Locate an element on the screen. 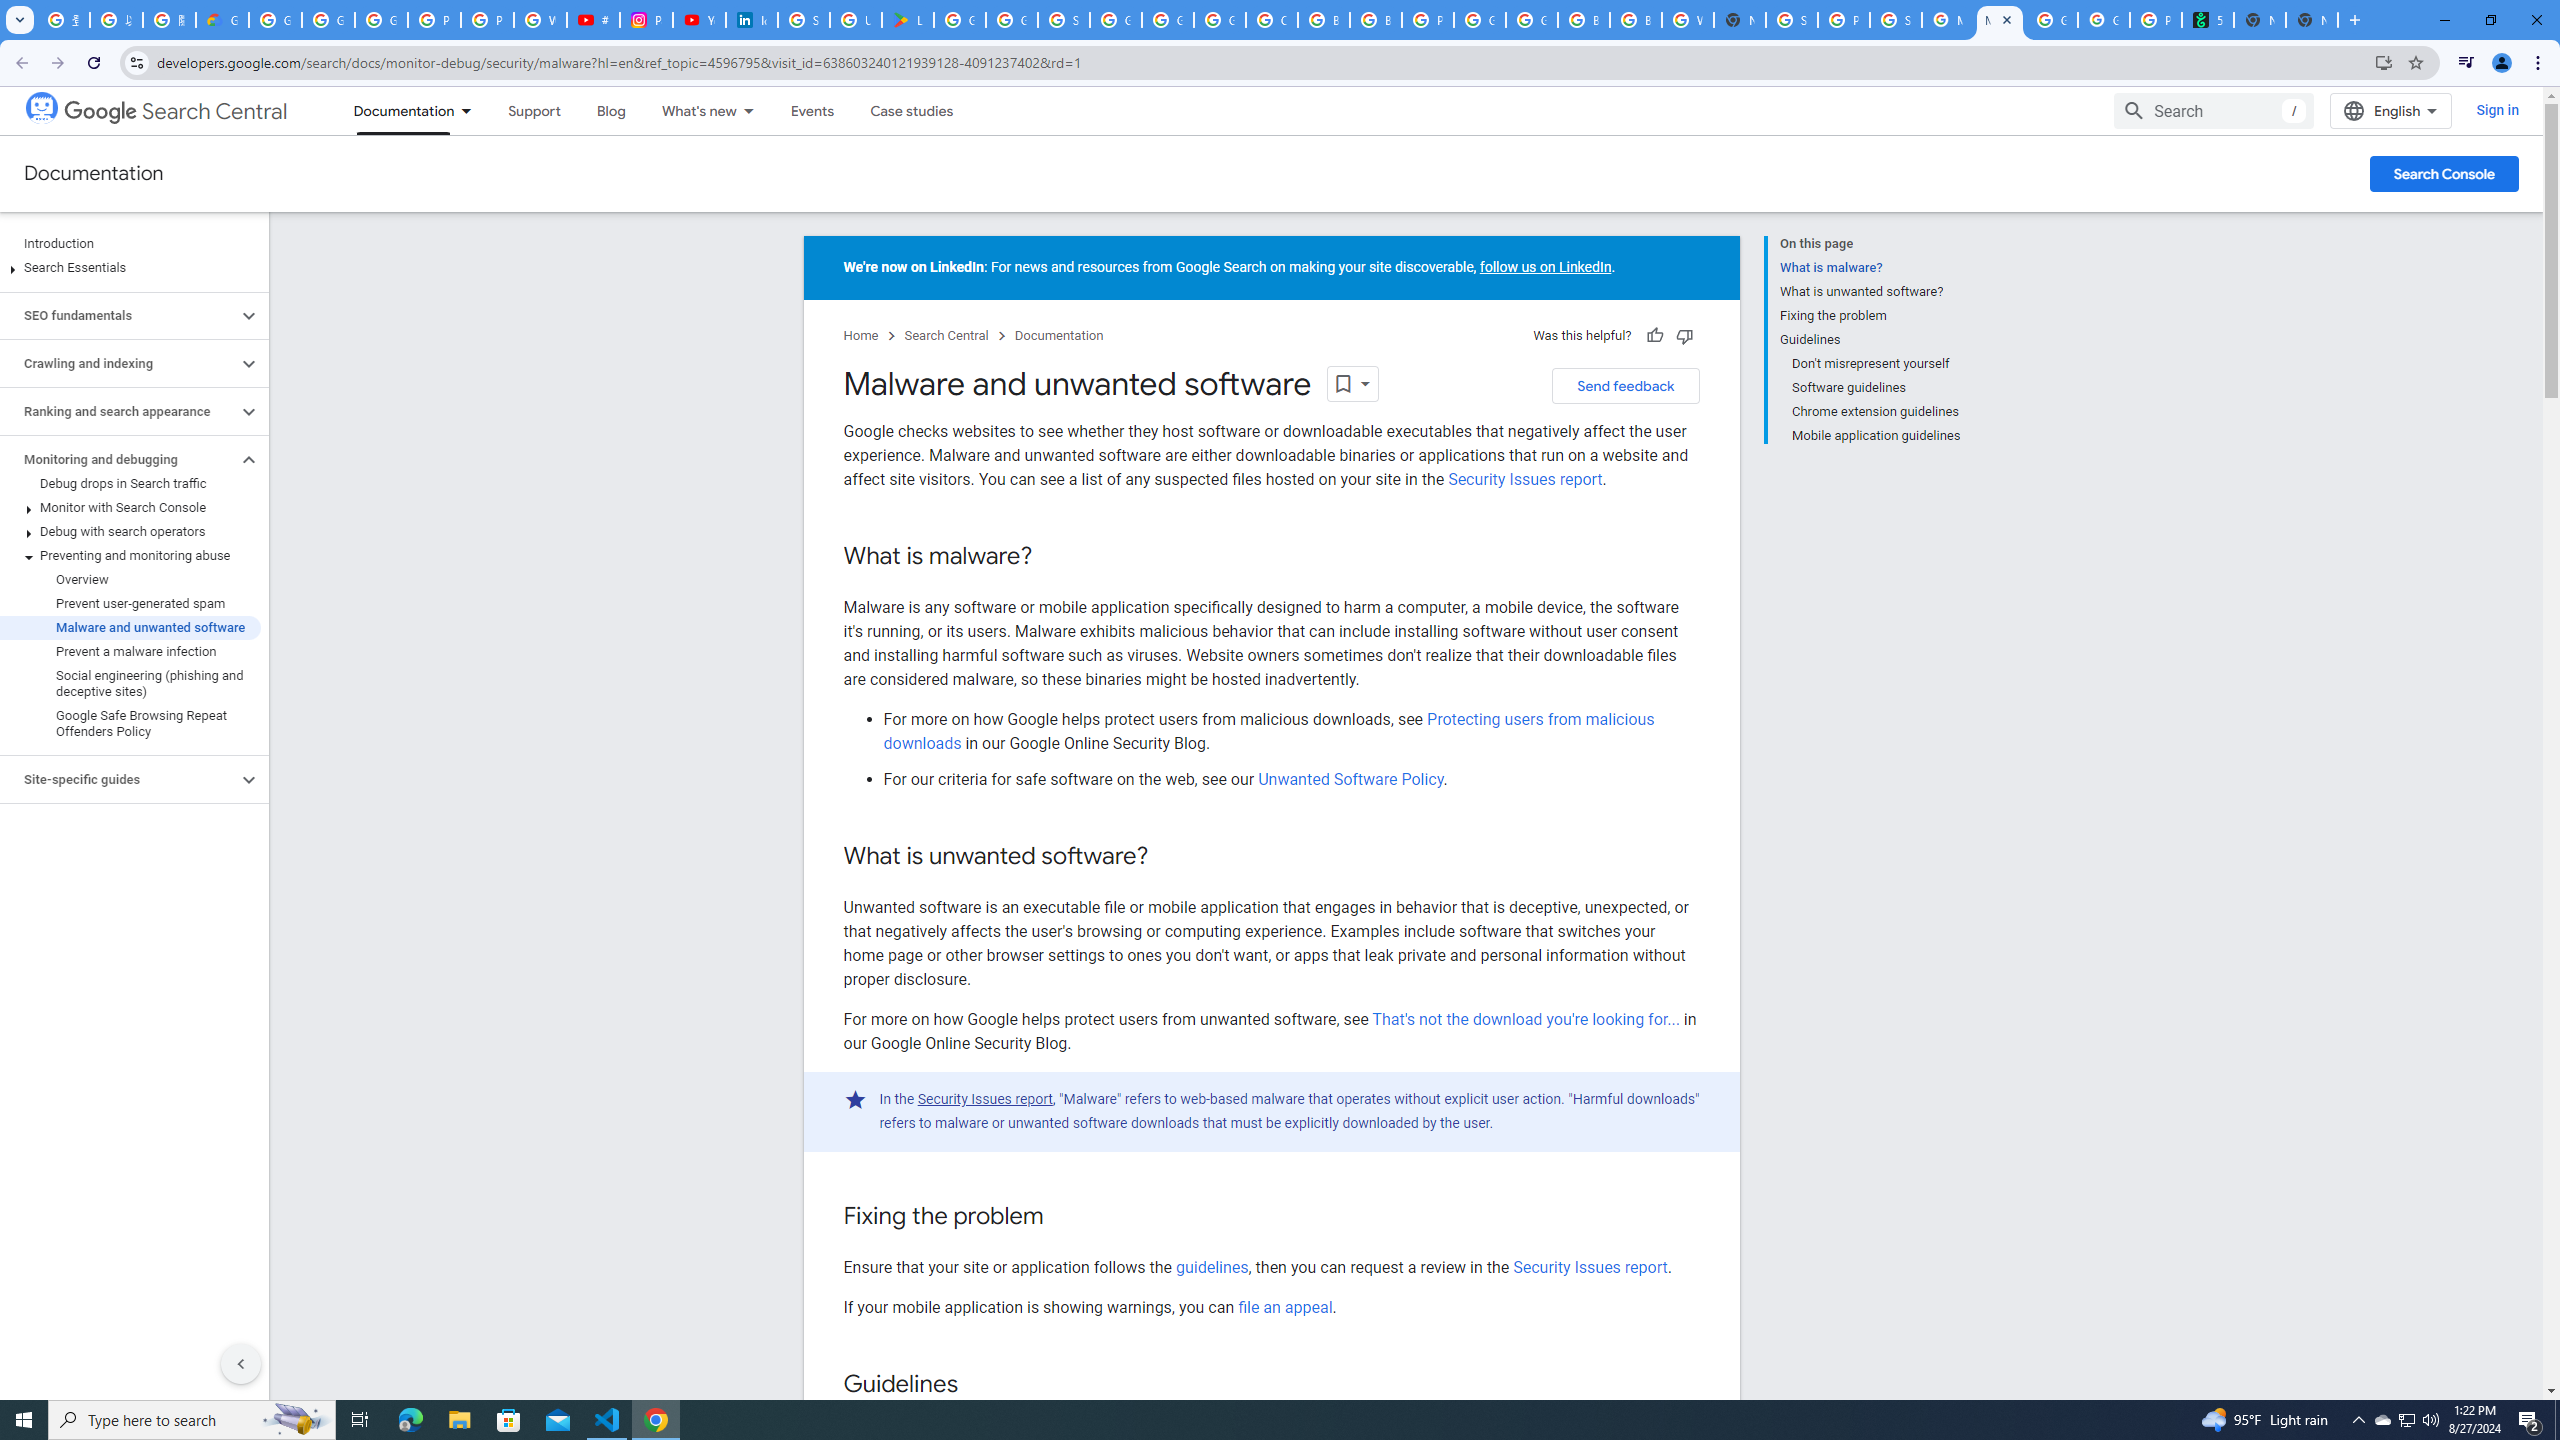 Image resolution: width=2560 pixels, height=1440 pixels. 'Dropdown menu for Documentation' is located at coordinates (472, 110).